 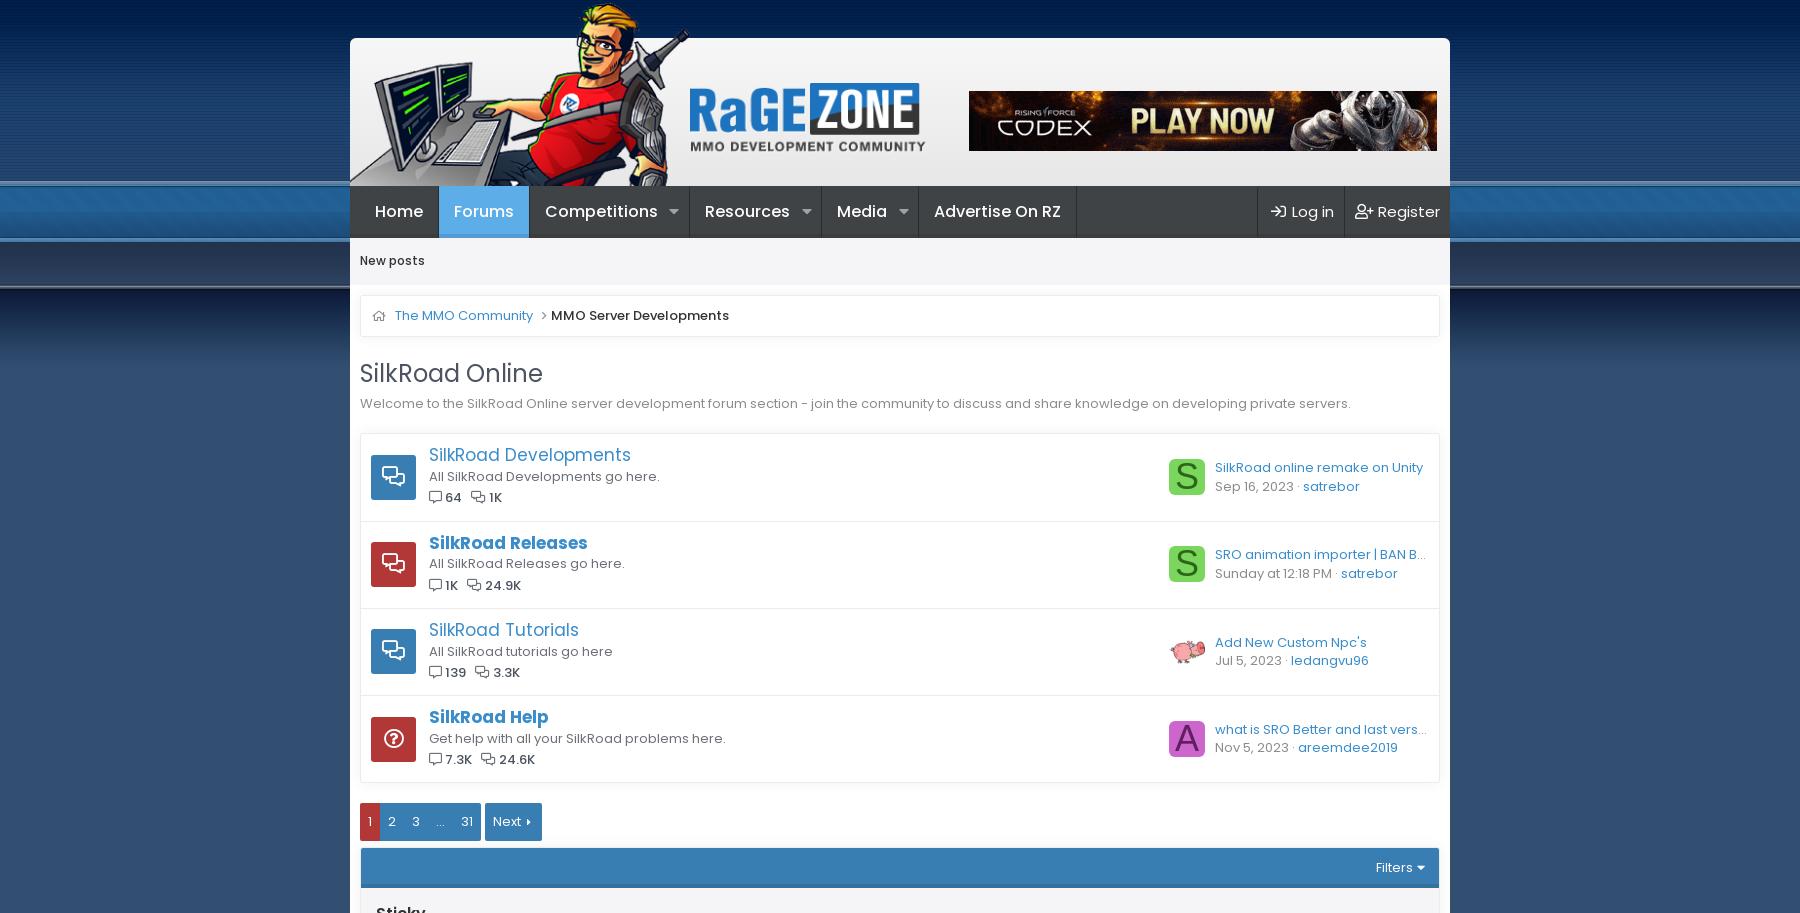 I want to click on '24.6K', so click(x=515, y=758).